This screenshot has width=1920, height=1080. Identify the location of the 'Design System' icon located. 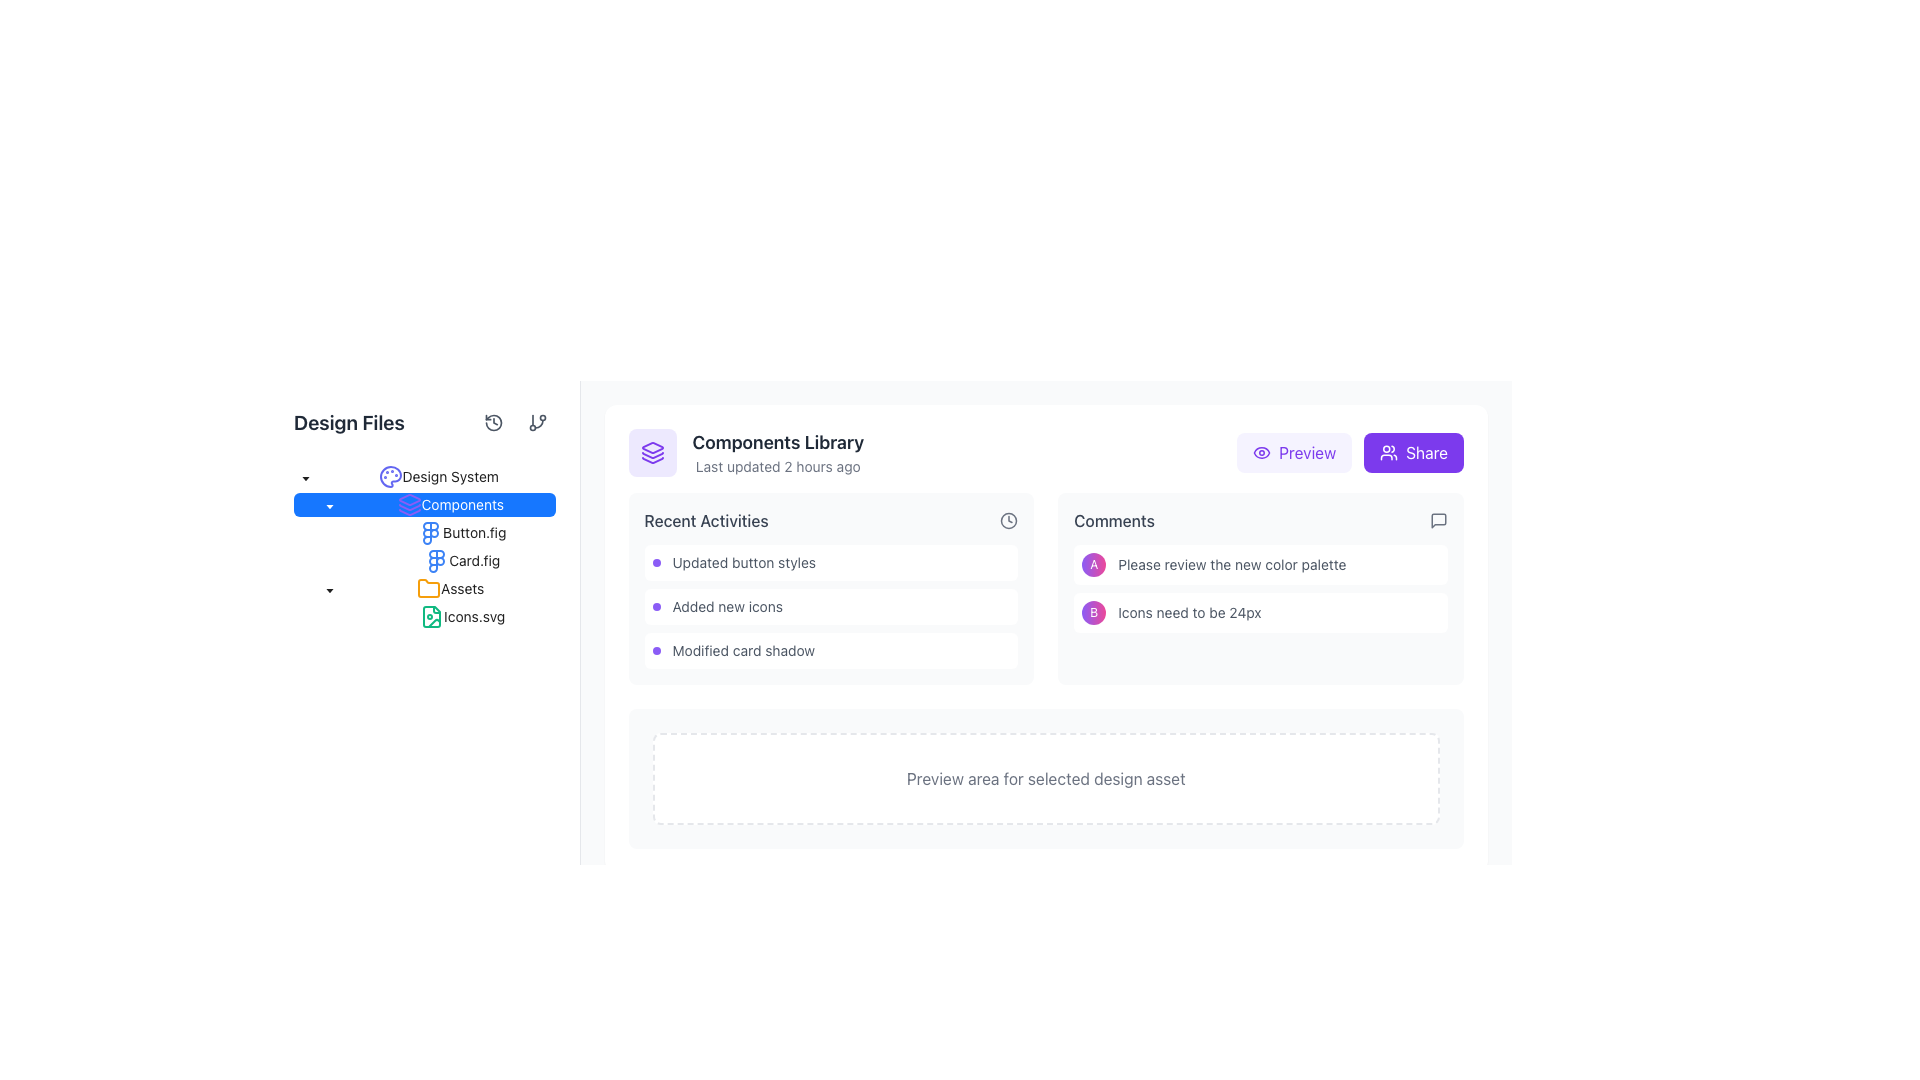
(390, 477).